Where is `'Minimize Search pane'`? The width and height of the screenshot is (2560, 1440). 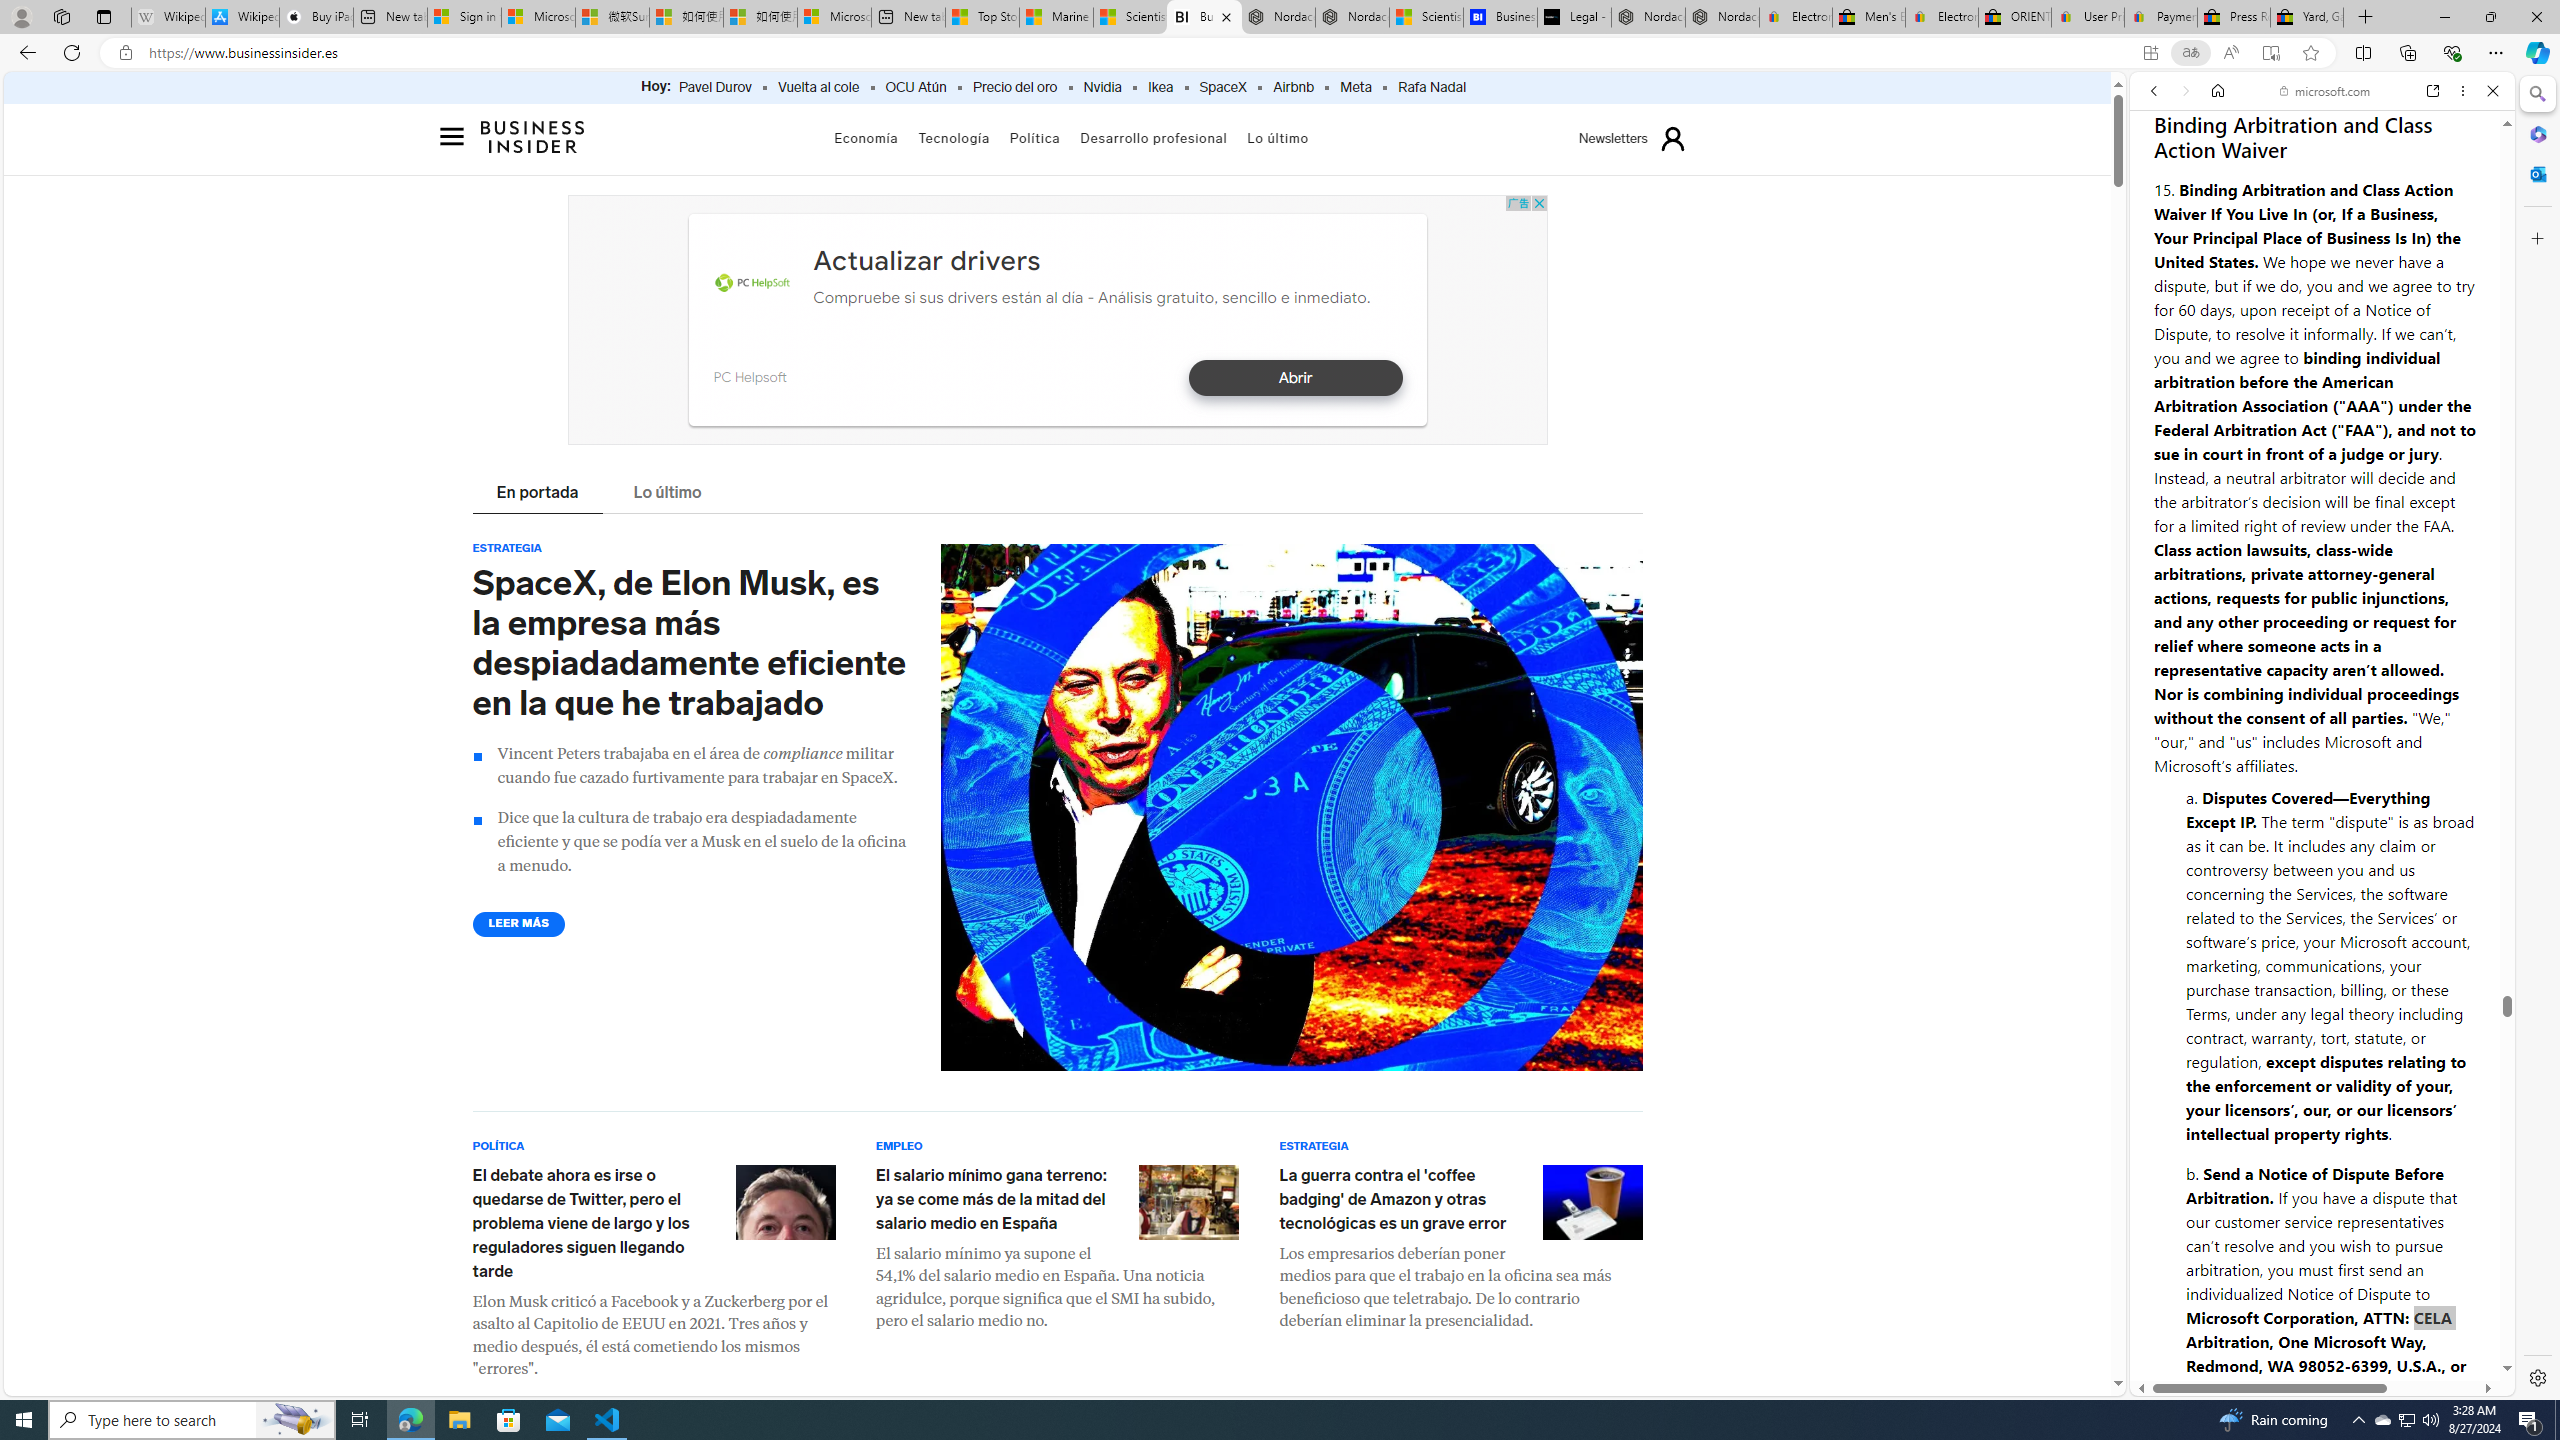
'Minimize Search pane' is located at coordinates (2535, 93).